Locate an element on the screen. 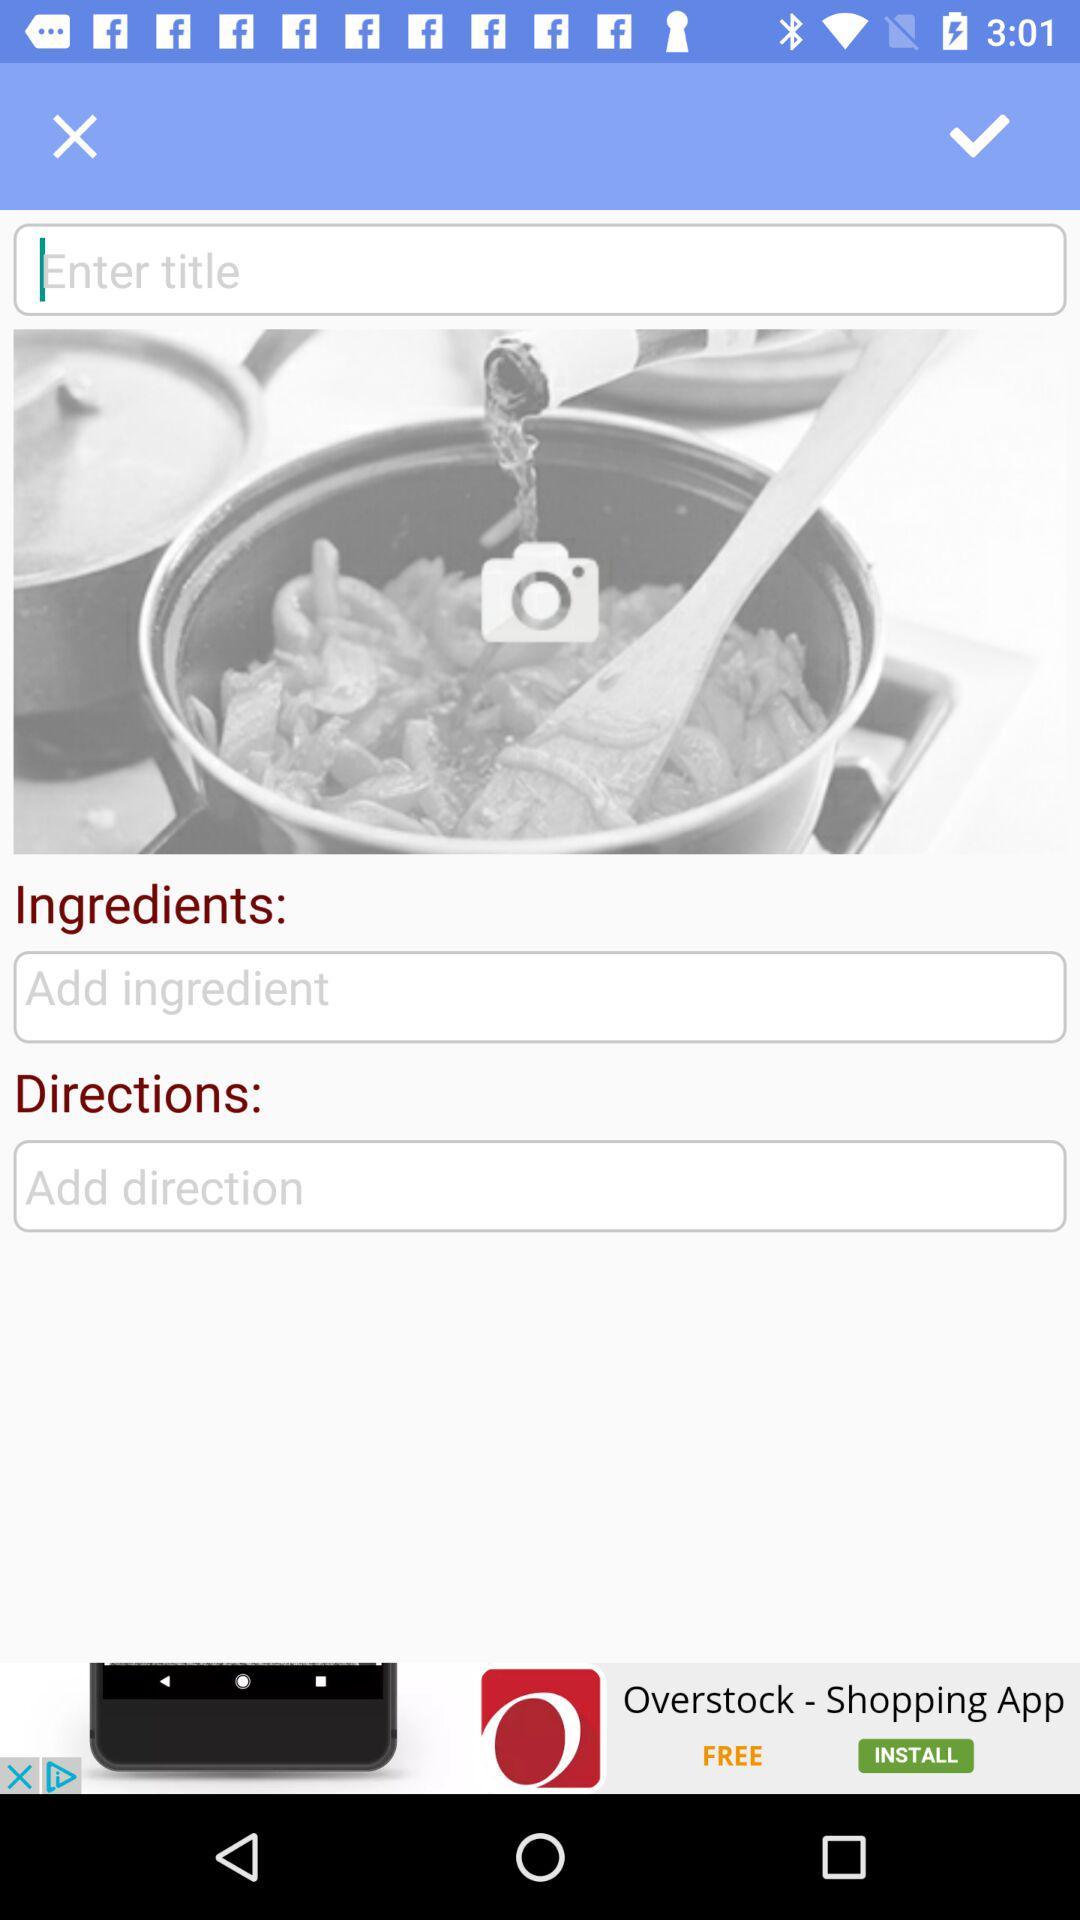 This screenshot has width=1080, height=1920. the name option is located at coordinates (540, 268).